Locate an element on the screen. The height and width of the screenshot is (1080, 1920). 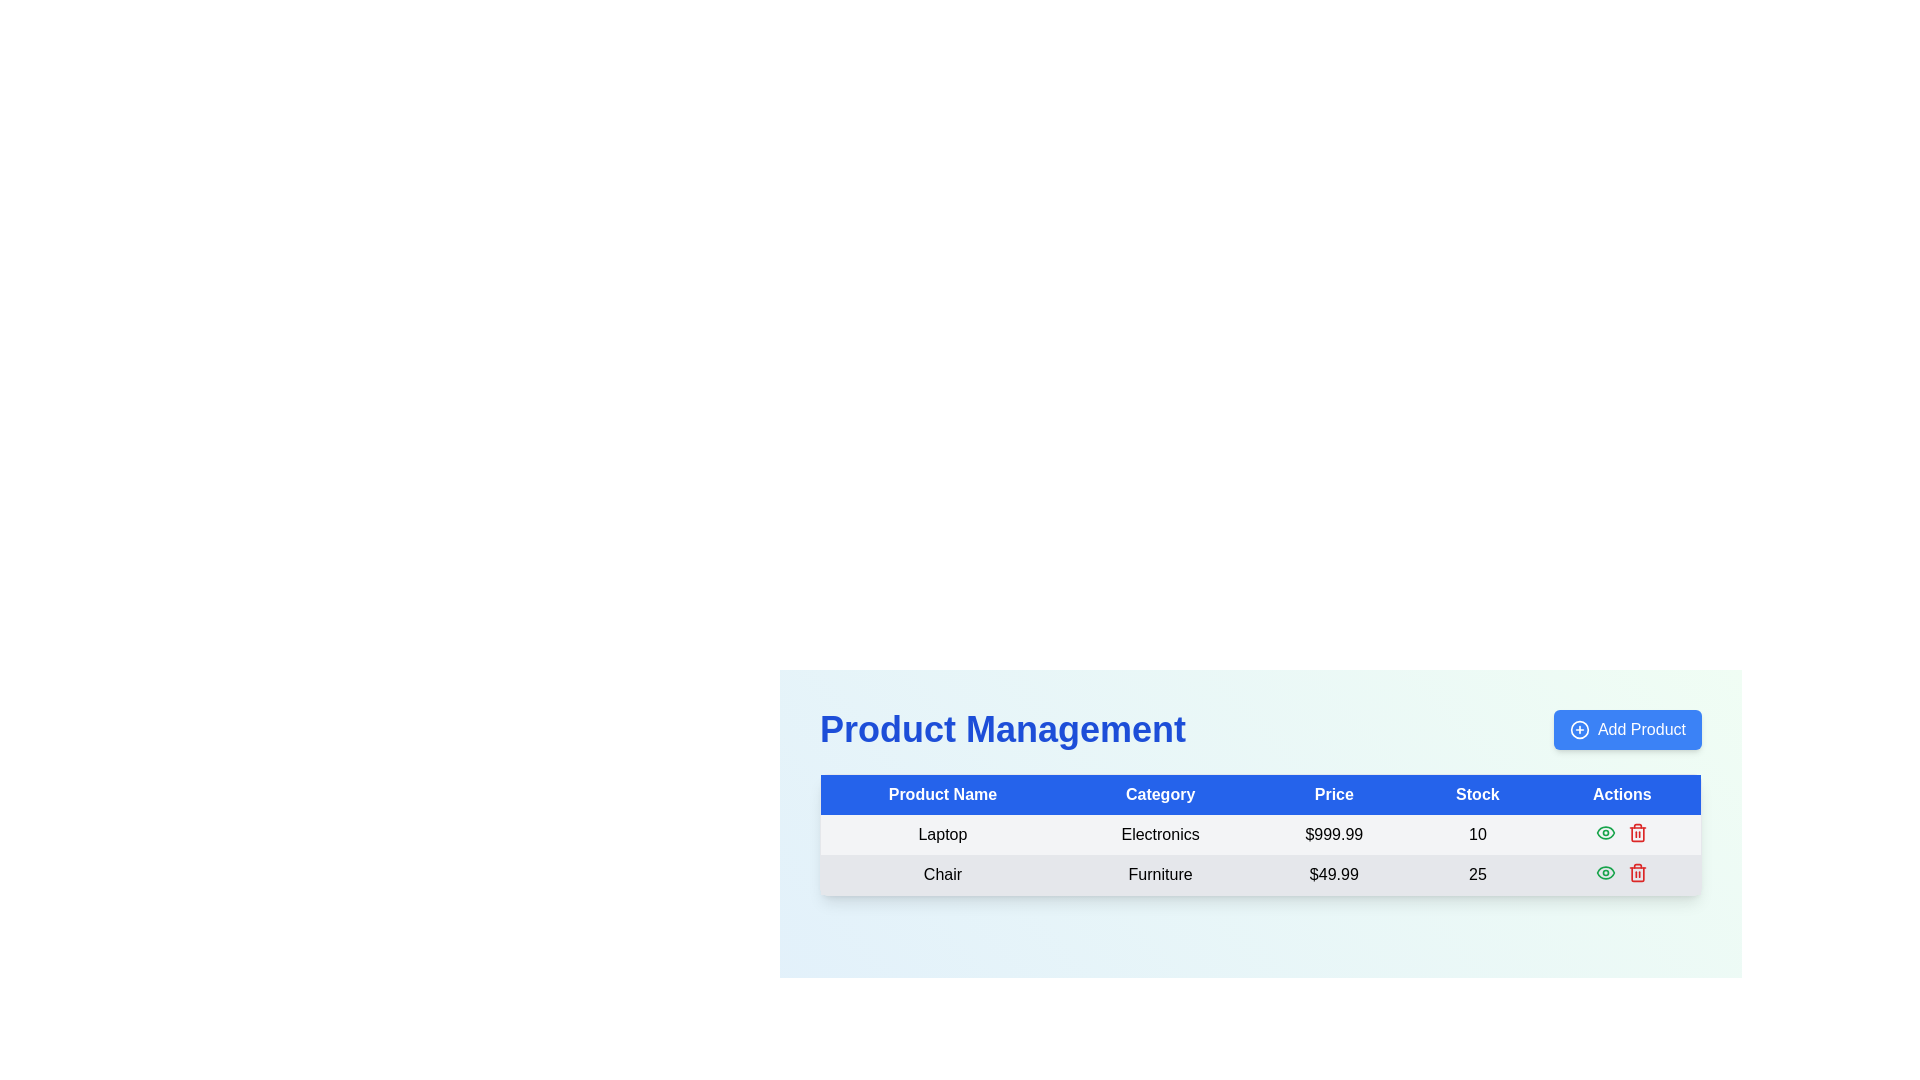
text of the Table Header element that identifies the content of the product names column, located at the leftmost position of the header row is located at coordinates (941, 793).